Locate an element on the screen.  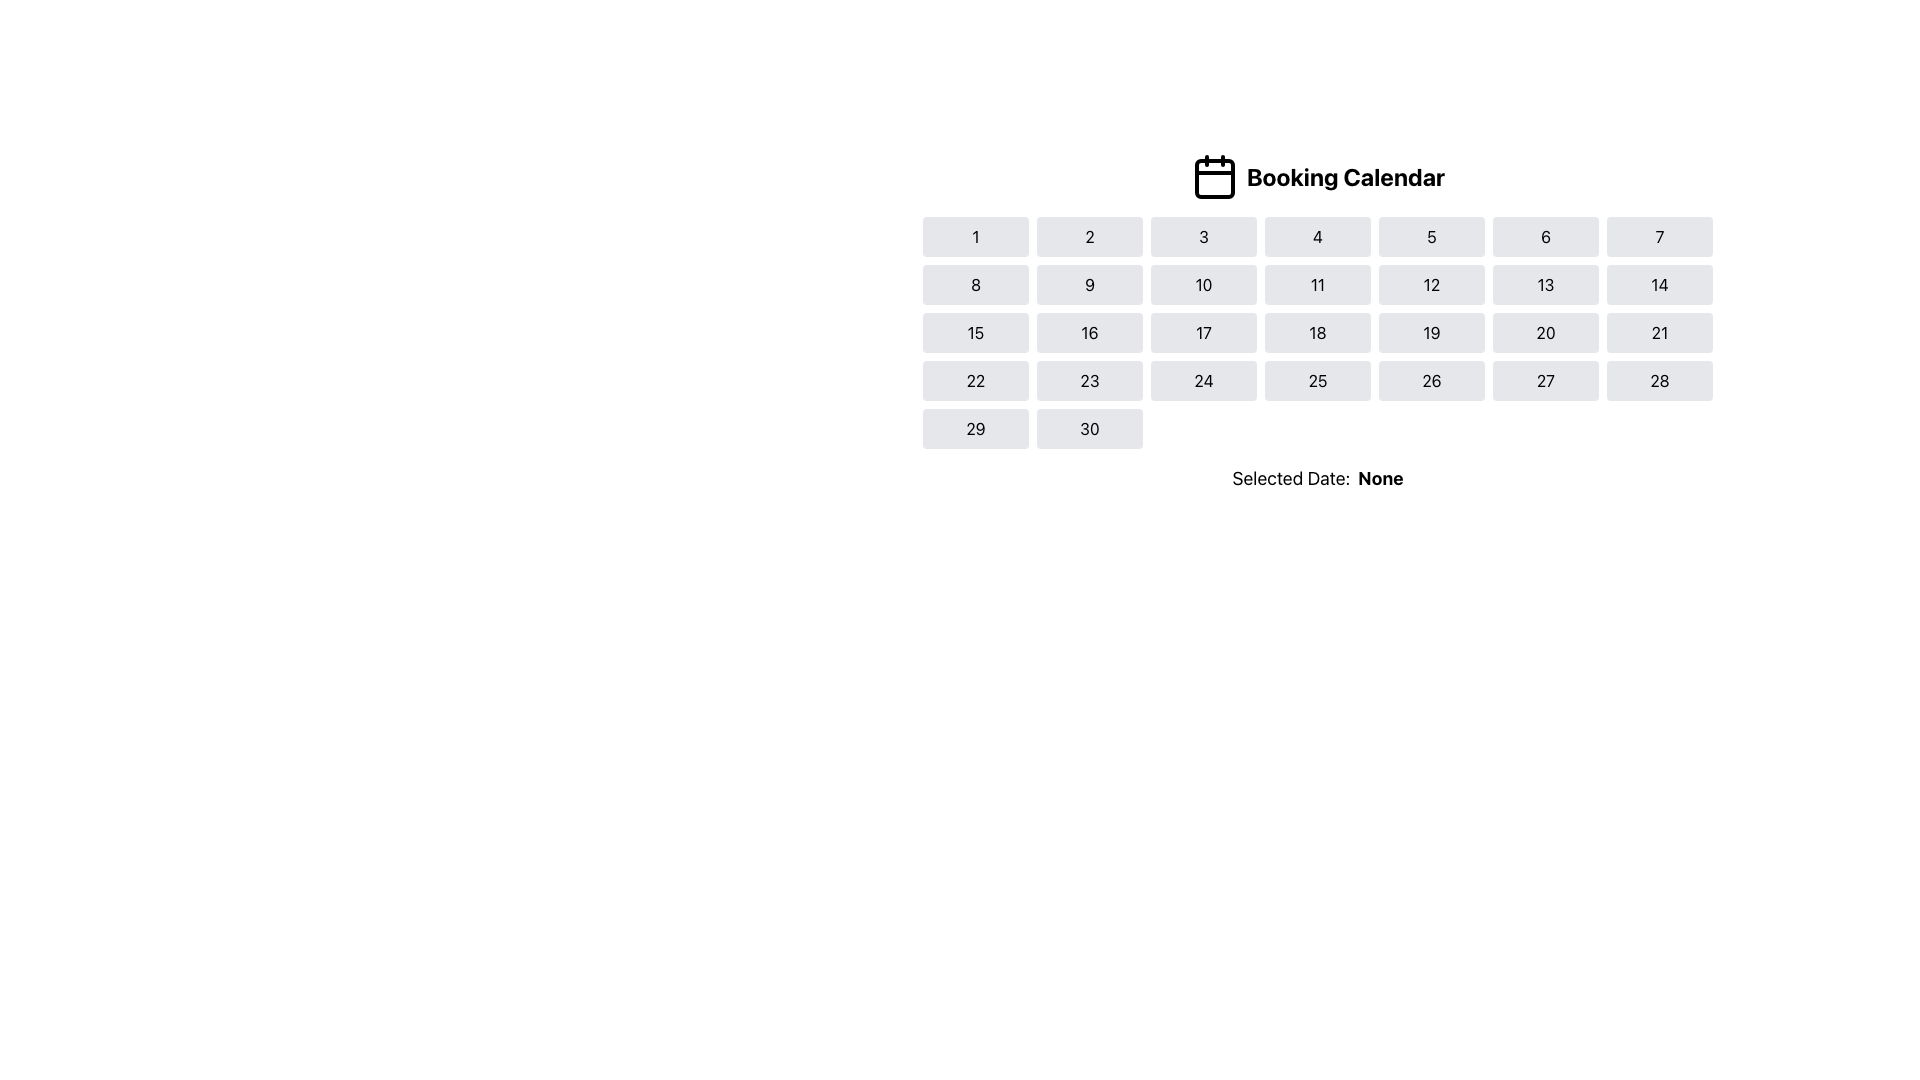
the selectable day button in the calendar interface, which is located in the third column of the third row, directly beneath '10' and '3' is located at coordinates (1203, 331).